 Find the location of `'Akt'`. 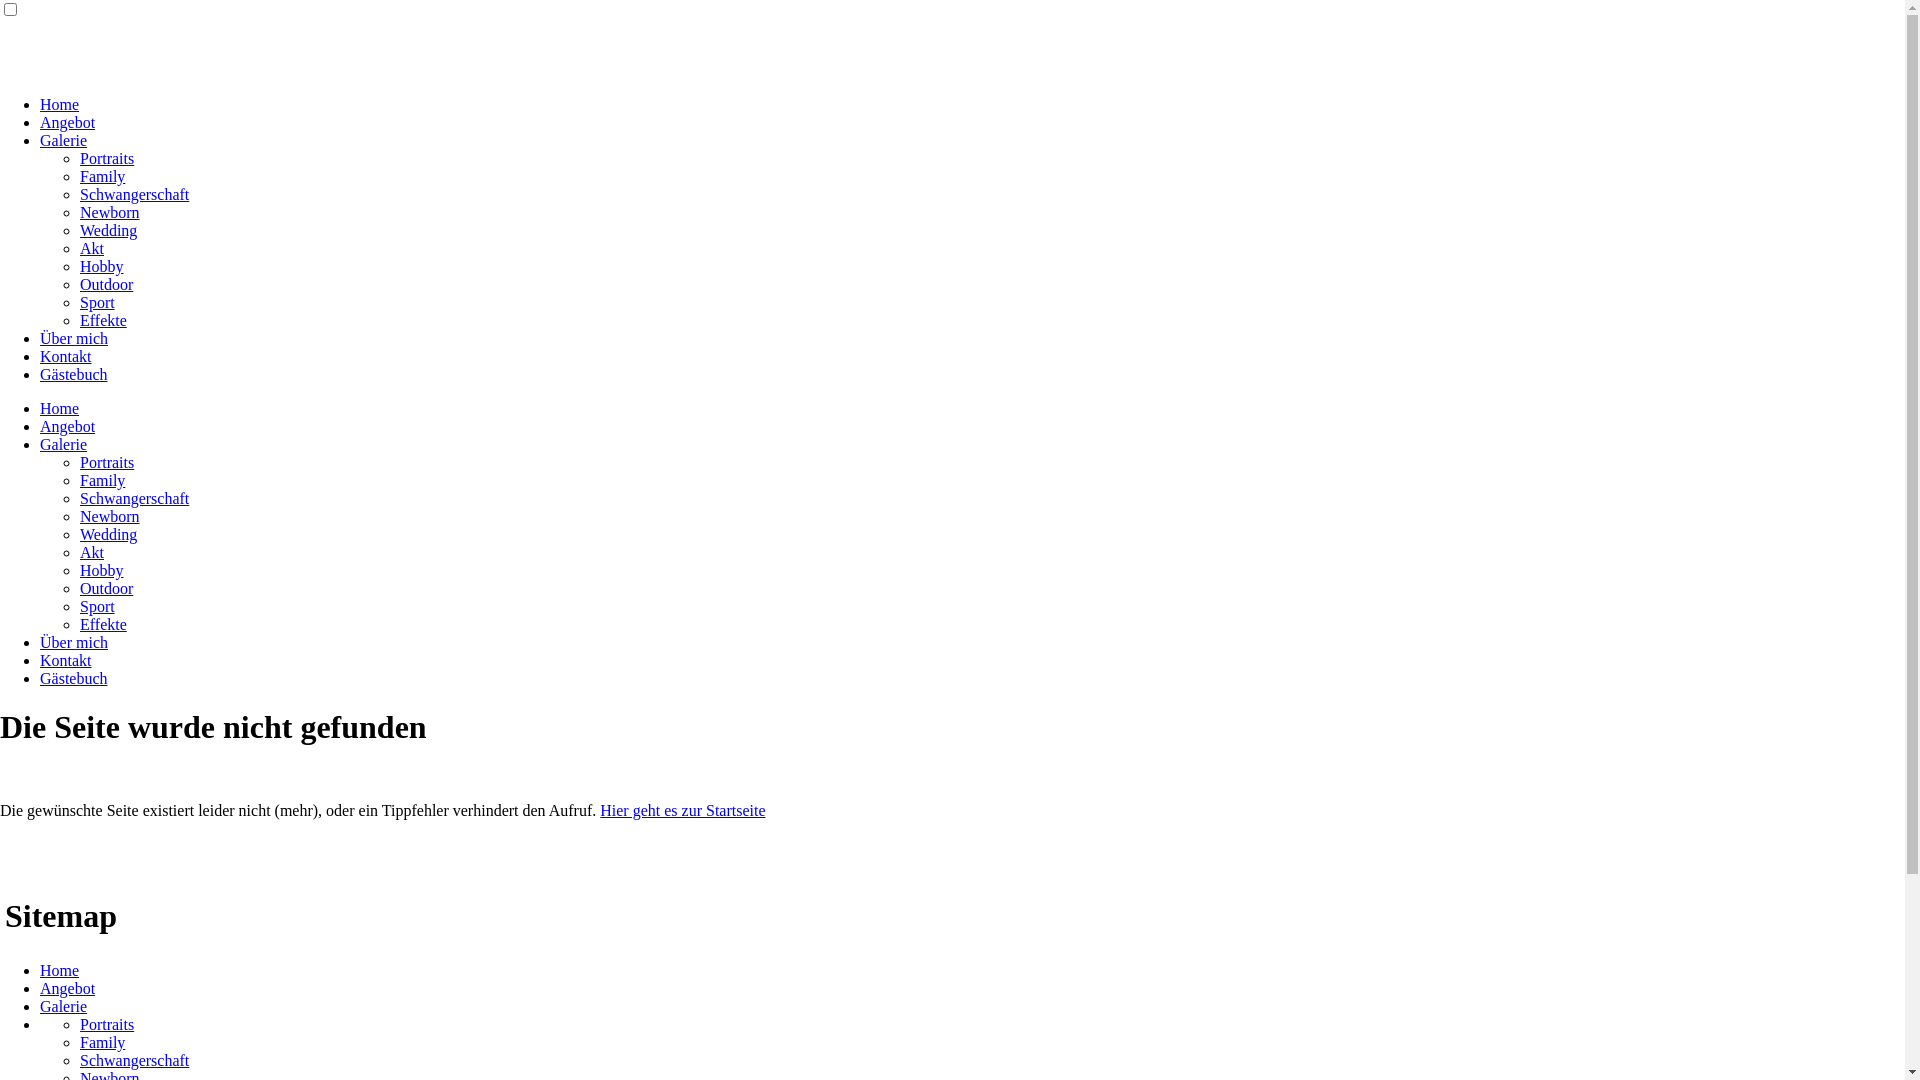

'Akt' is located at coordinates (90, 247).